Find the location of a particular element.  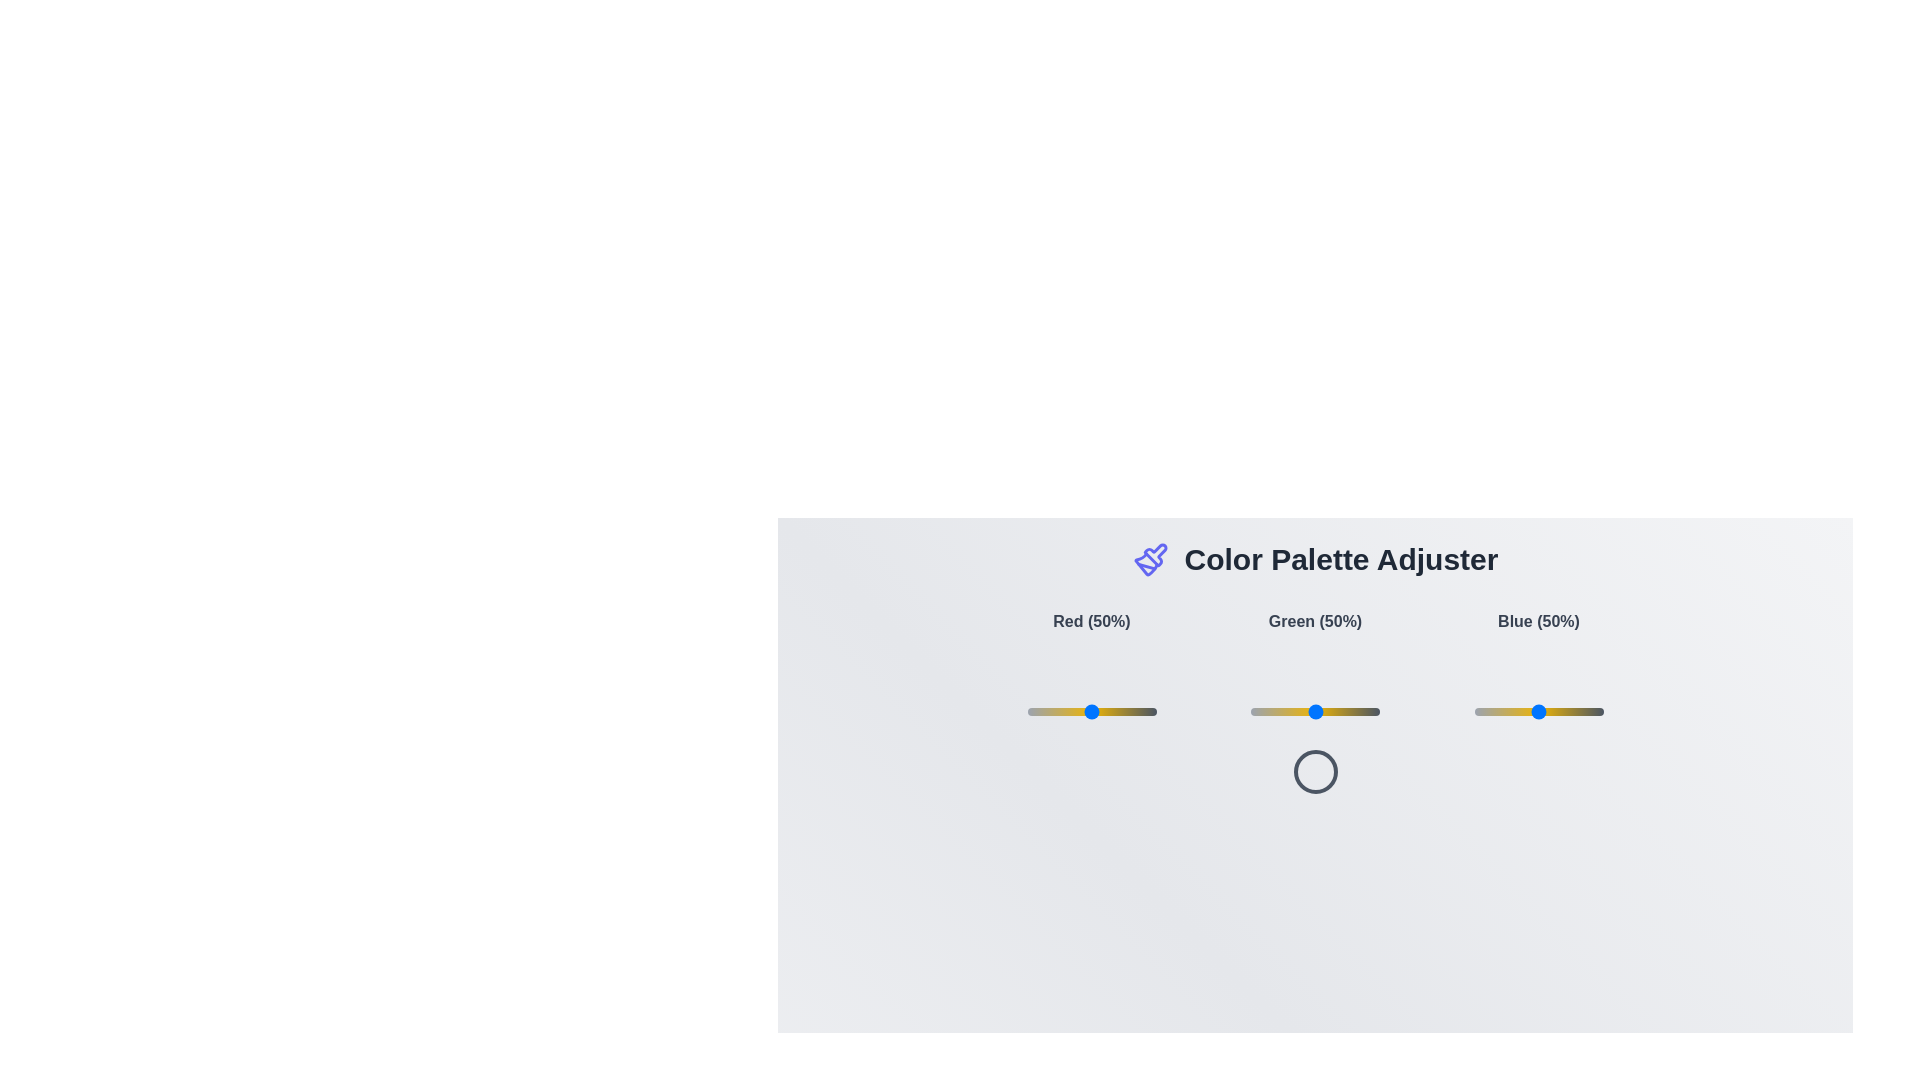

the blue color slider to 57% is located at coordinates (1547, 711).